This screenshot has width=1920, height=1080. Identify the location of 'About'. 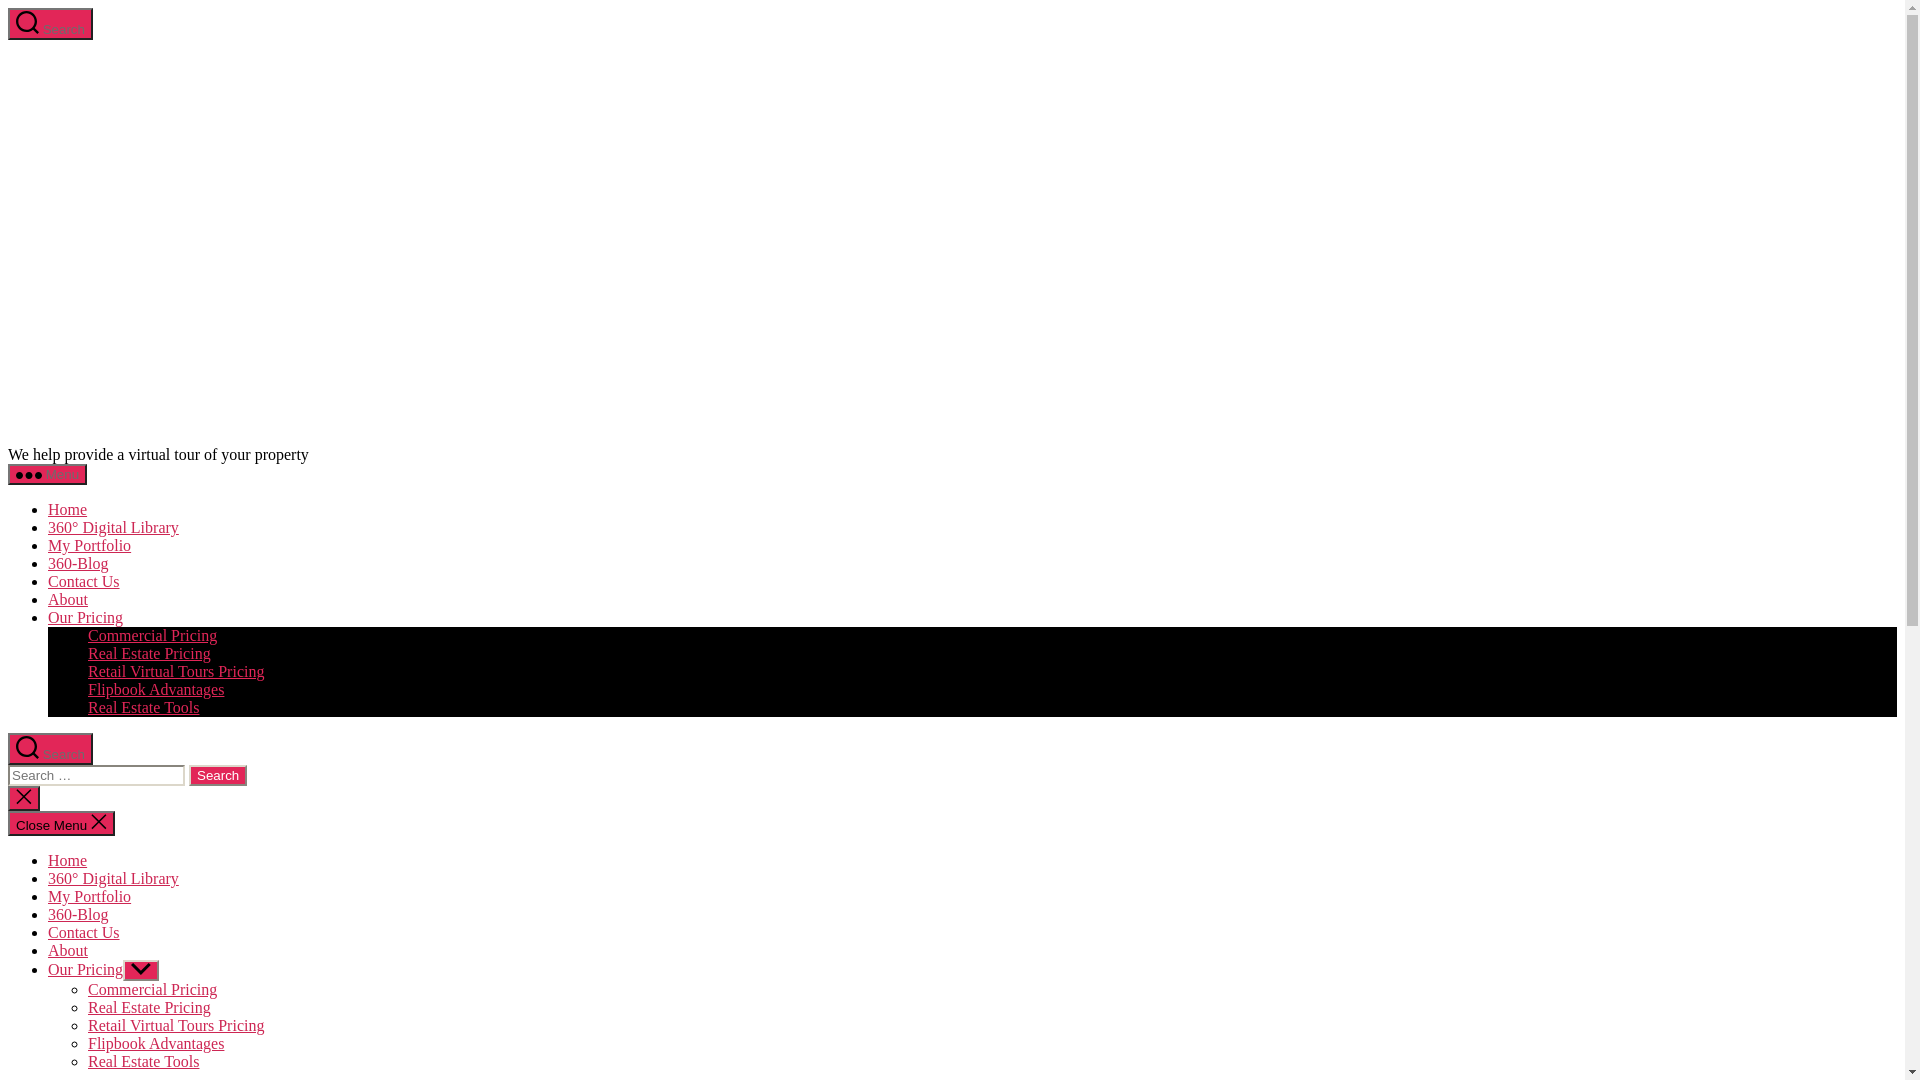
(67, 598).